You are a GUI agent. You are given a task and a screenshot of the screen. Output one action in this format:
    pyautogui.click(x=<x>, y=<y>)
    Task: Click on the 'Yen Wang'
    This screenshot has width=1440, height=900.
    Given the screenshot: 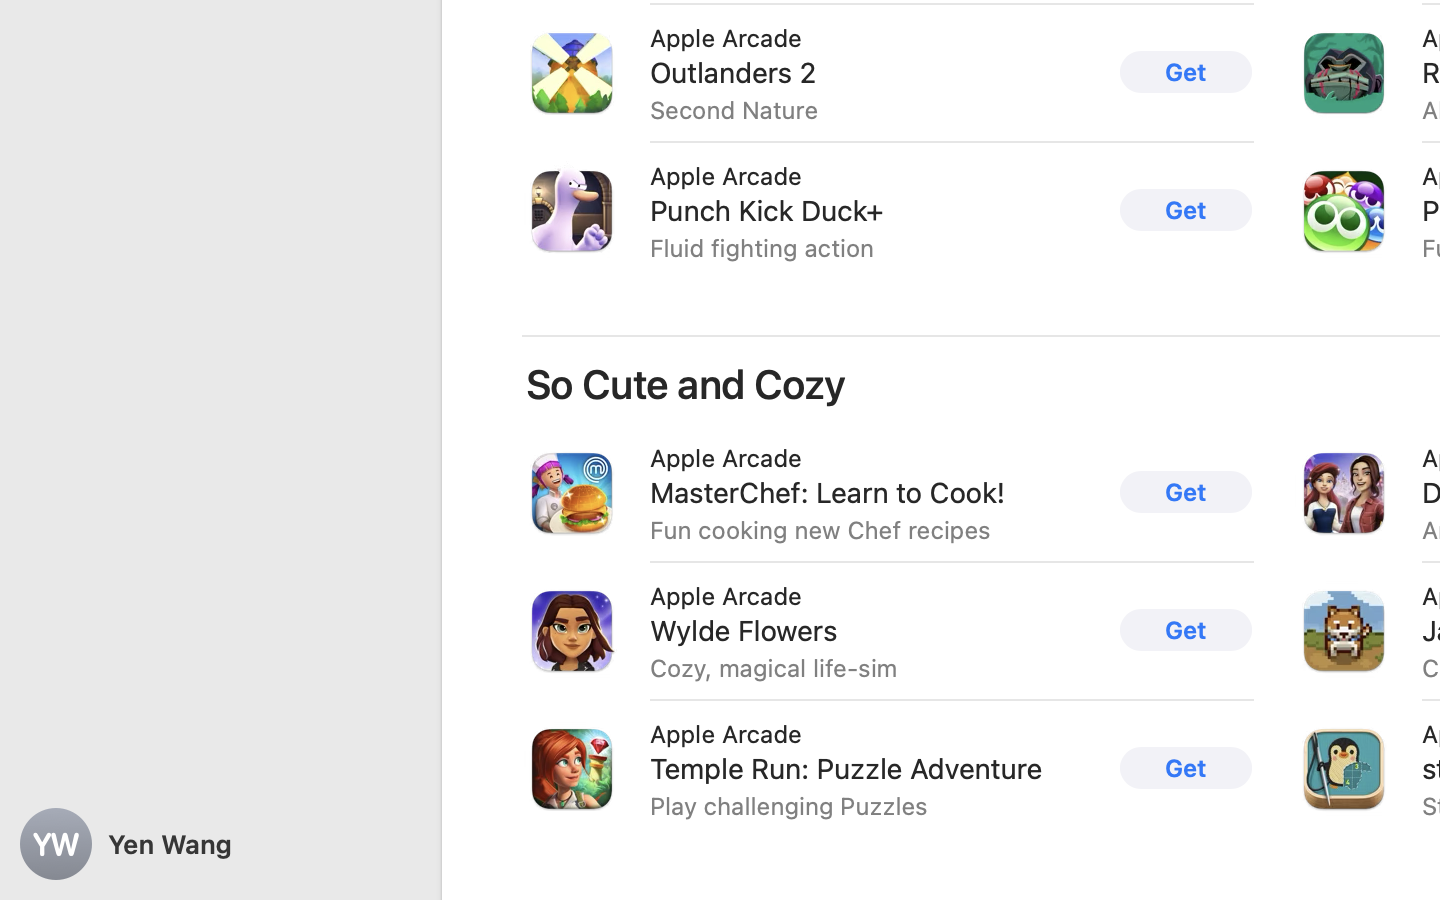 What is the action you would take?
    pyautogui.click(x=220, y=844)
    